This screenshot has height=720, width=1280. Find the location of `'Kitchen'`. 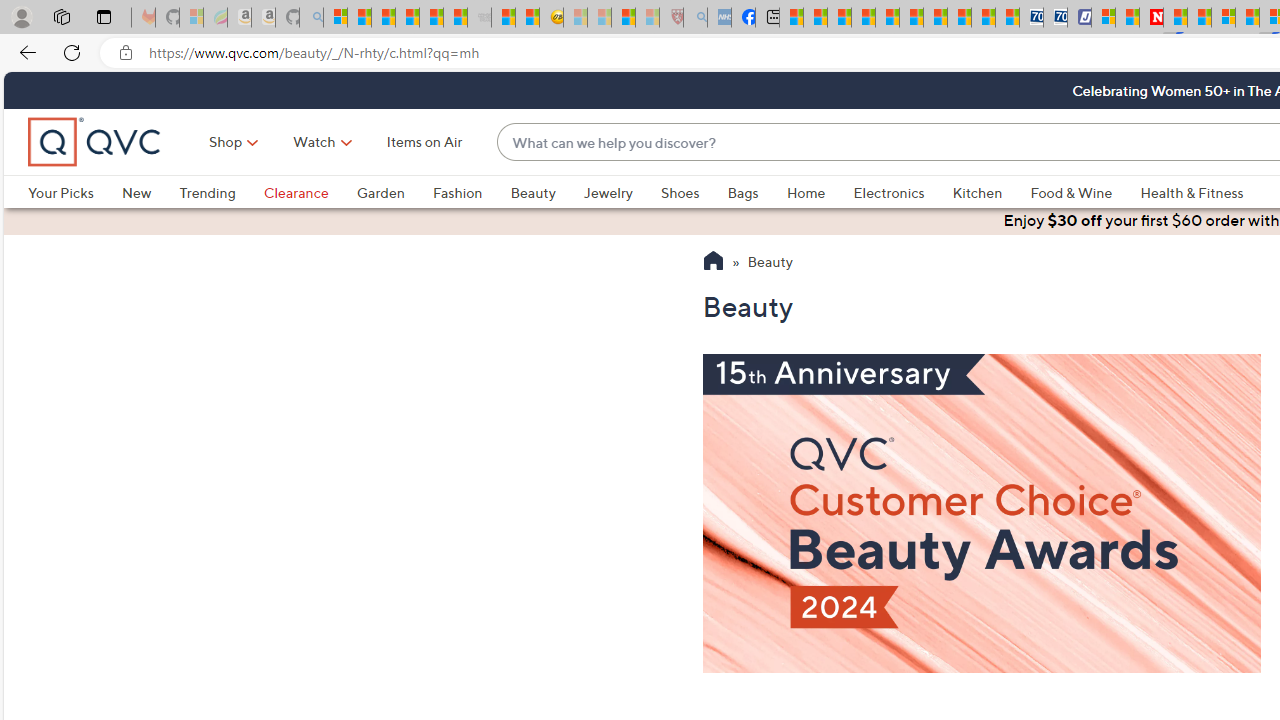

'Kitchen' is located at coordinates (991, 192).